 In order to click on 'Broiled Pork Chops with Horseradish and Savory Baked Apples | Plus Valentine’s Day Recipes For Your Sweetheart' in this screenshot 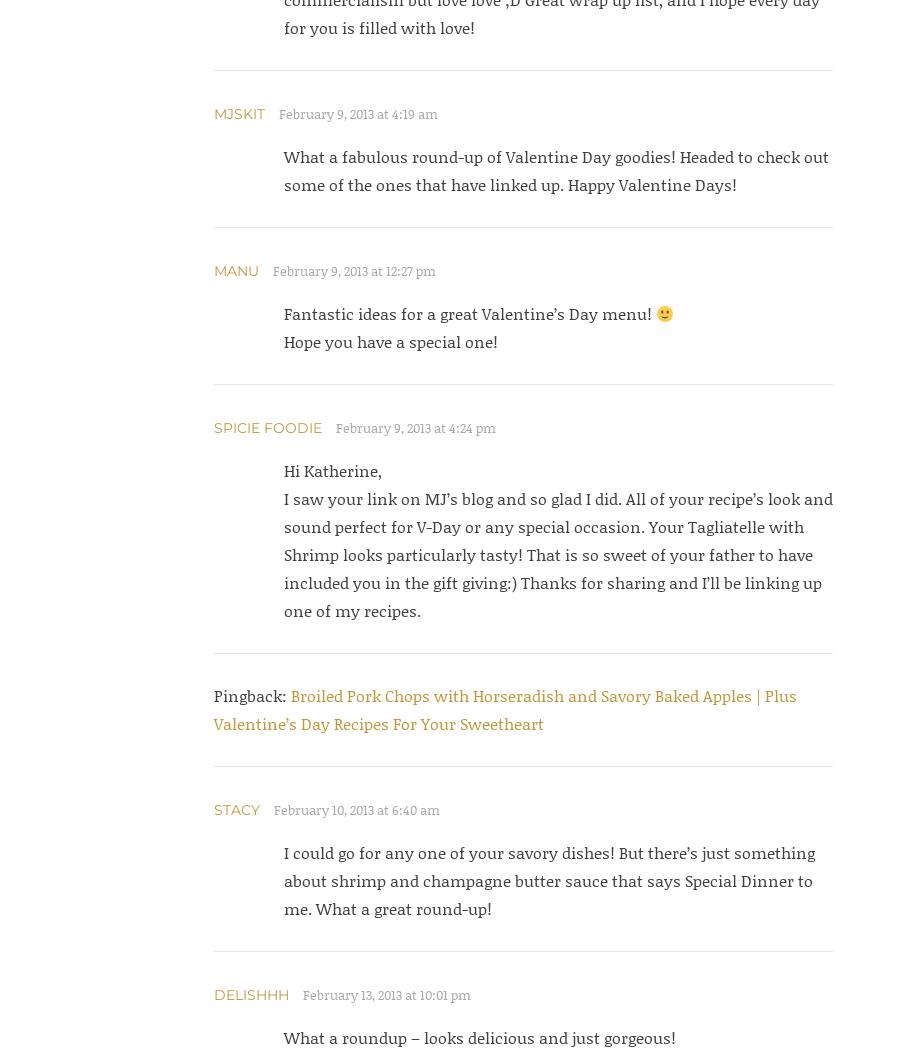, I will do `click(213, 709)`.